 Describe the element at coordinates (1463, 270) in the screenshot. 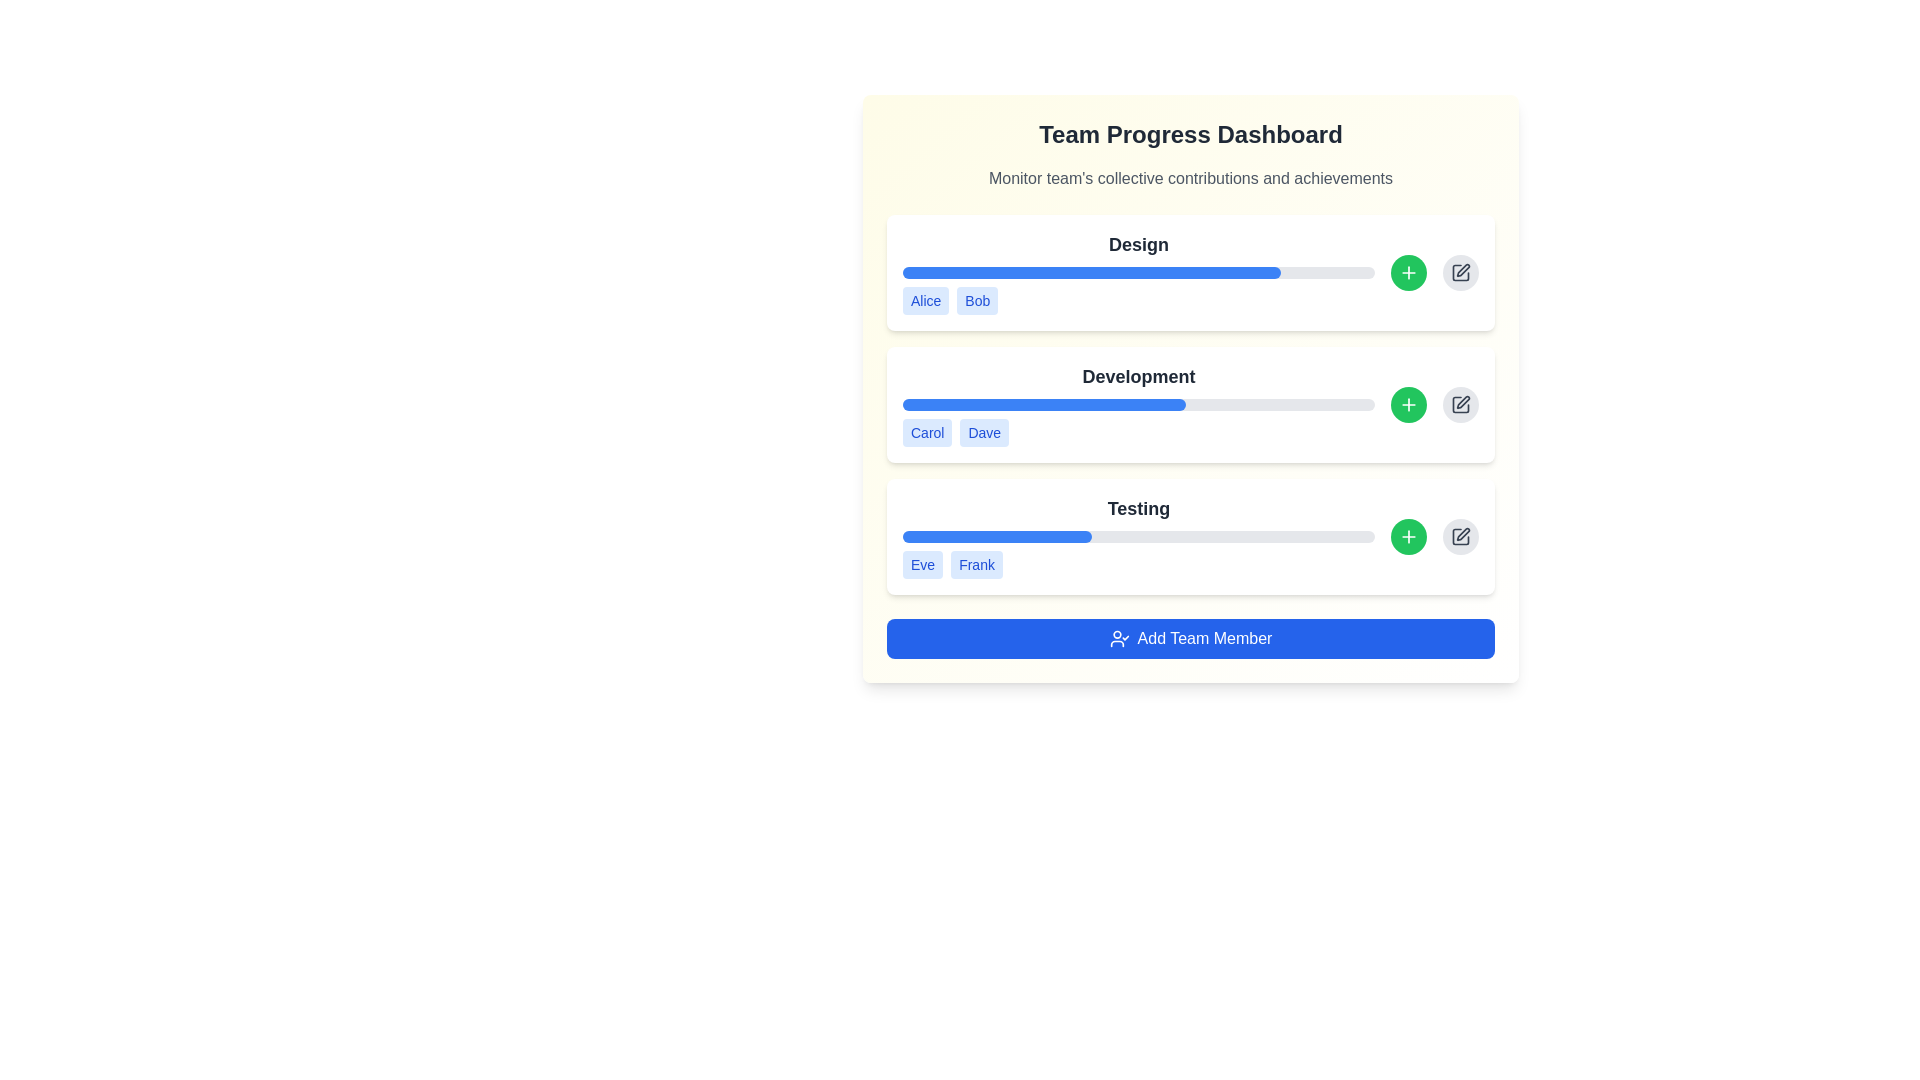

I see `the pen-shaped icon located` at that location.